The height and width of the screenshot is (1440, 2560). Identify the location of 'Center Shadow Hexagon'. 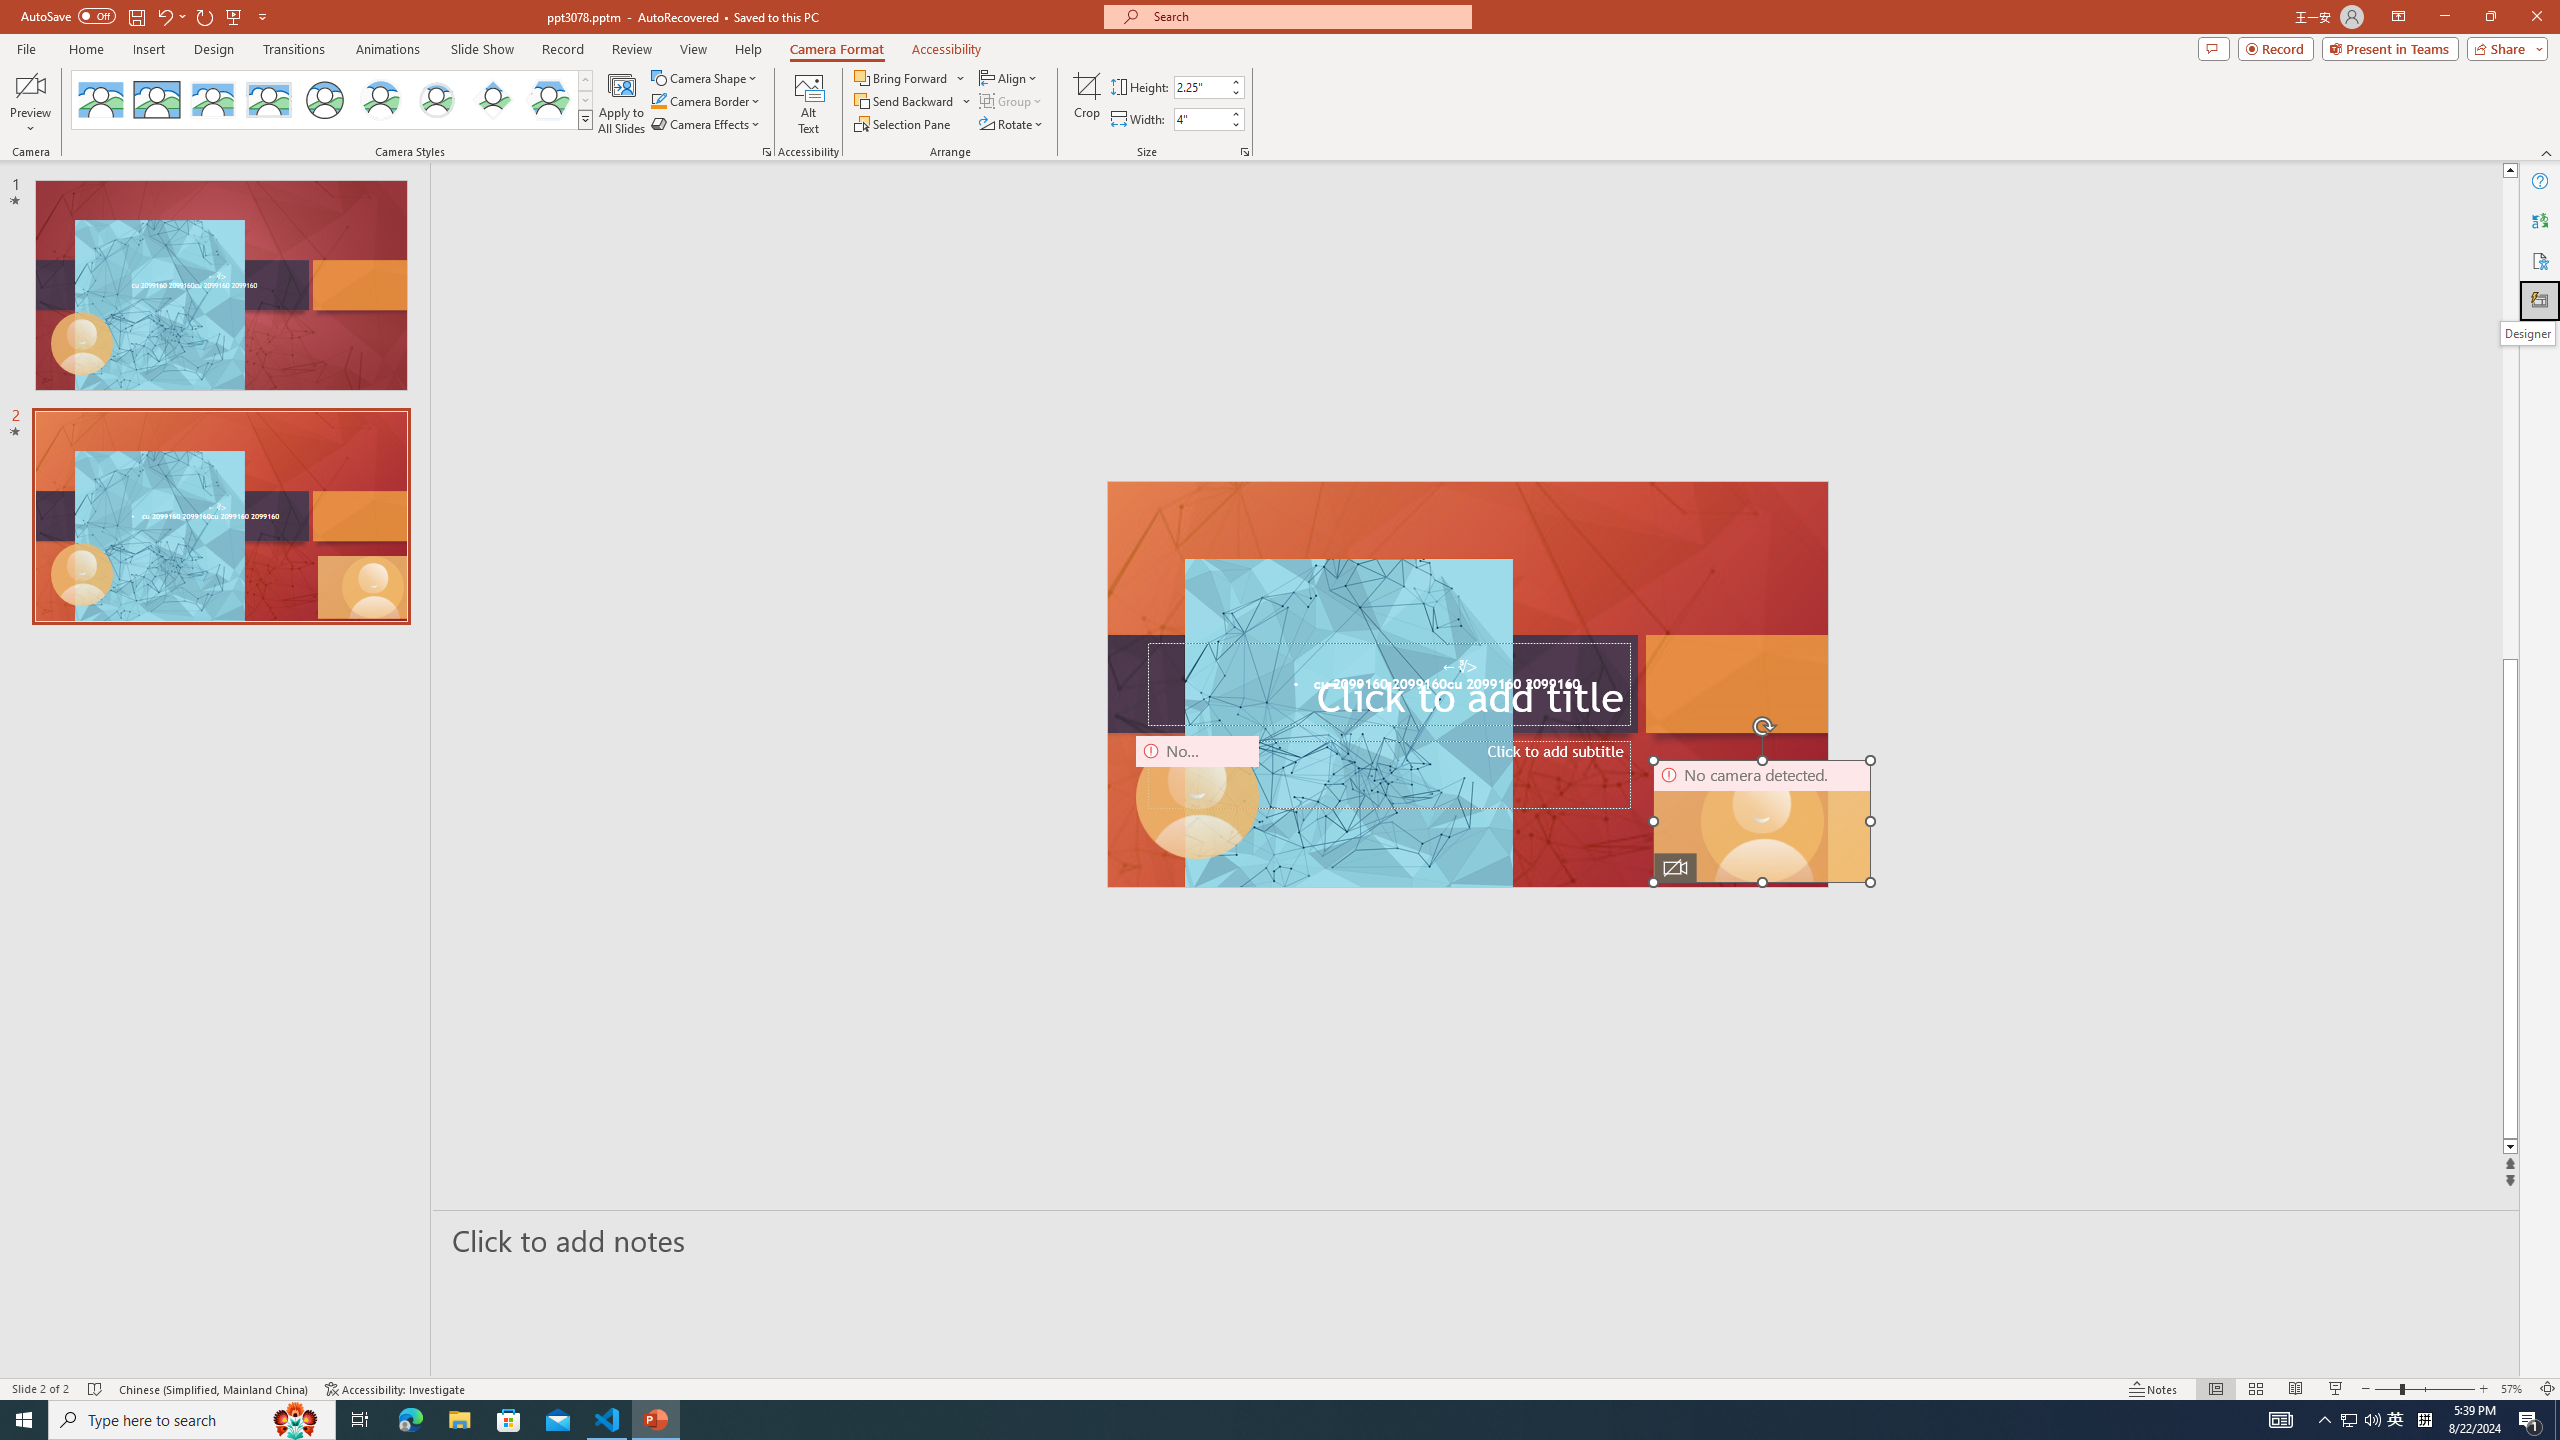
(549, 99).